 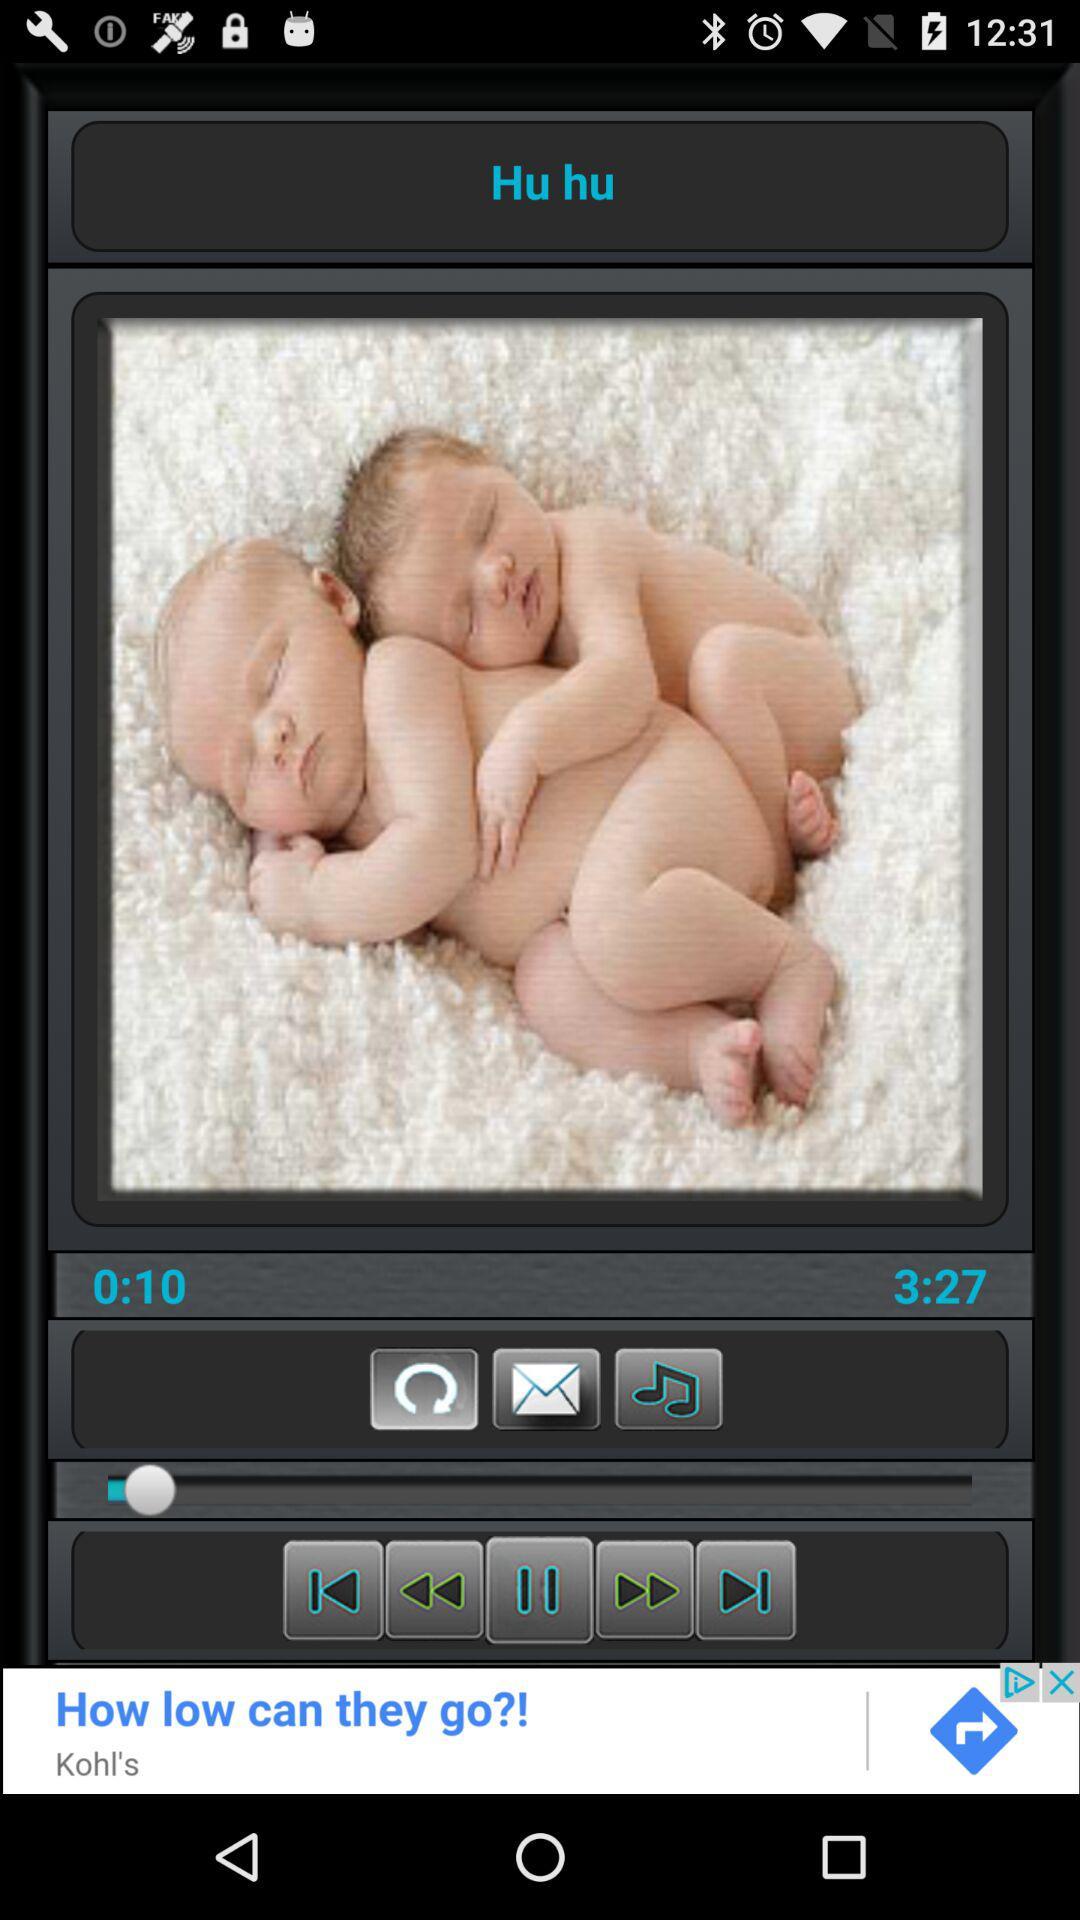 What do you see at coordinates (433, 1589) in the screenshot?
I see `rewind` at bounding box center [433, 1589].